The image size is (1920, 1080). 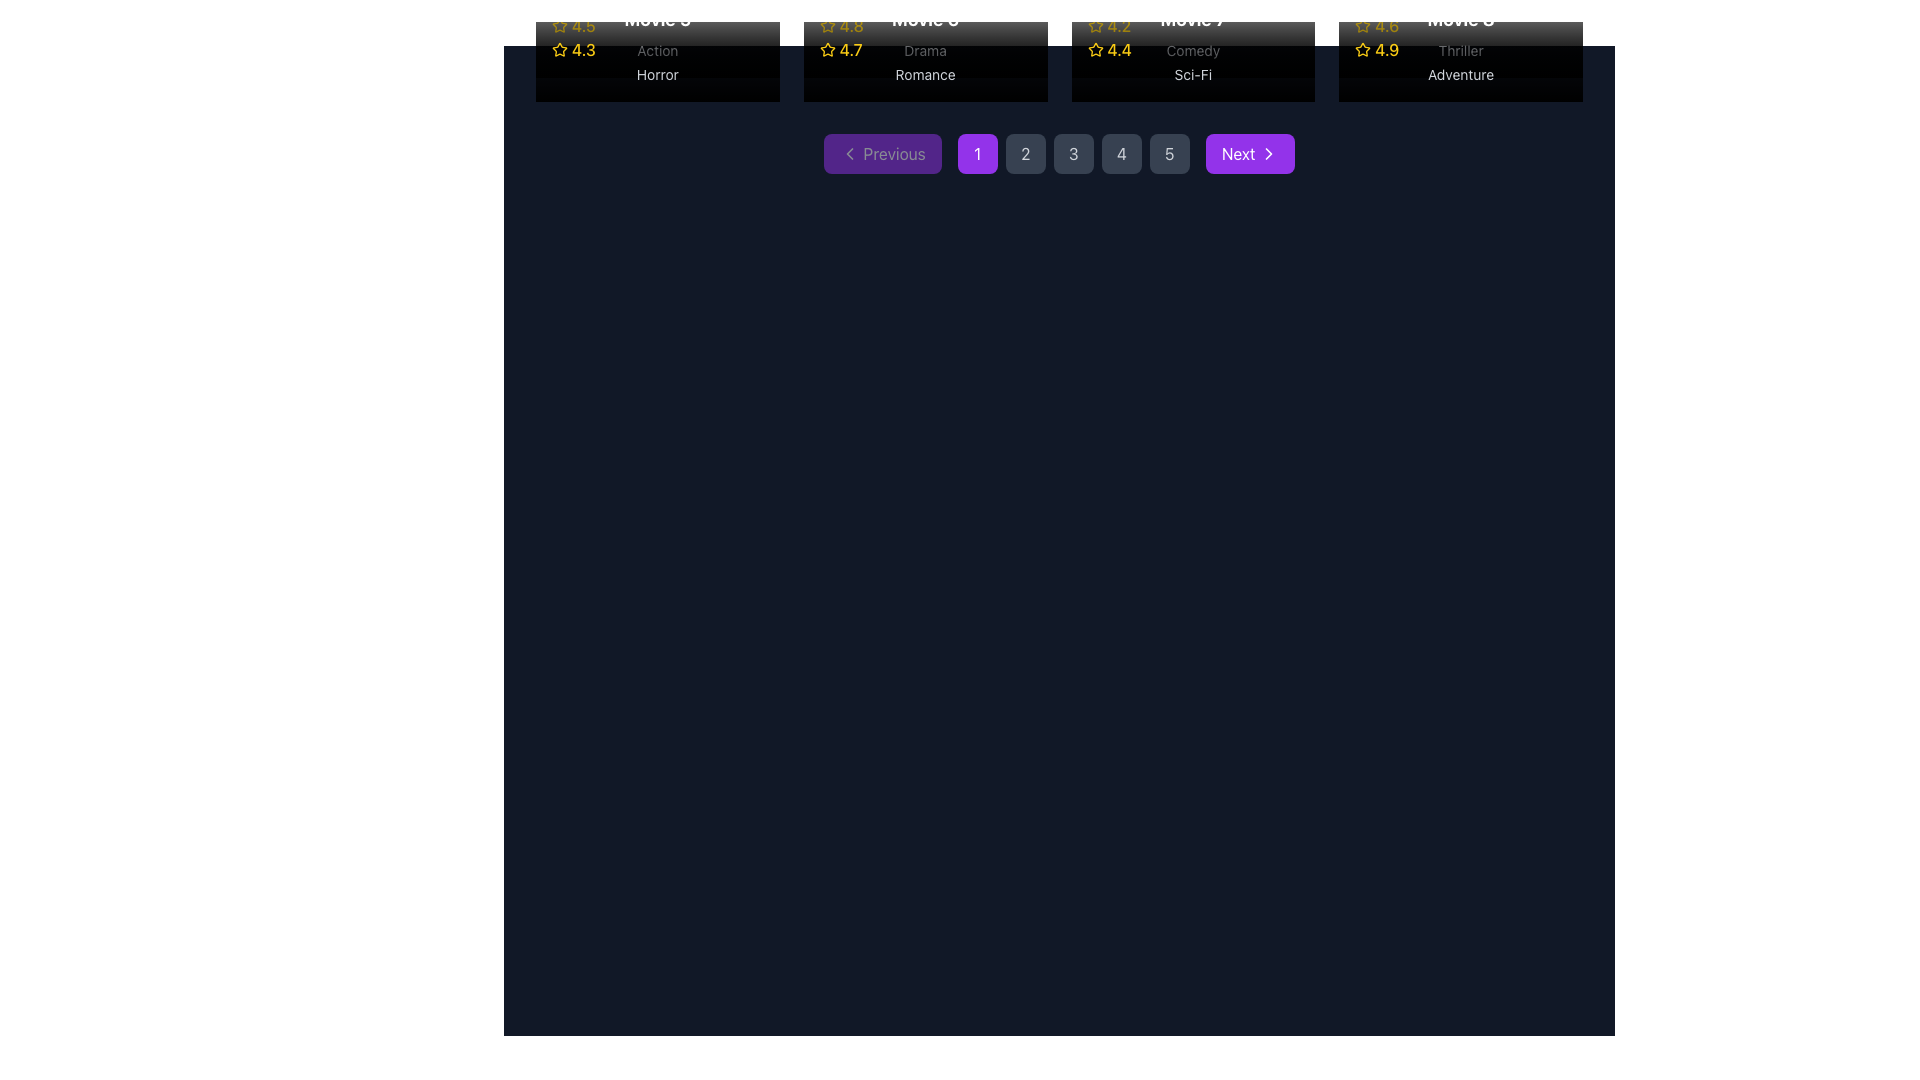 I want to click on the fourth button in a row of five, which is a rounded square button with a gray background and the number '4' in light gray, so click(x=1121, y=153).